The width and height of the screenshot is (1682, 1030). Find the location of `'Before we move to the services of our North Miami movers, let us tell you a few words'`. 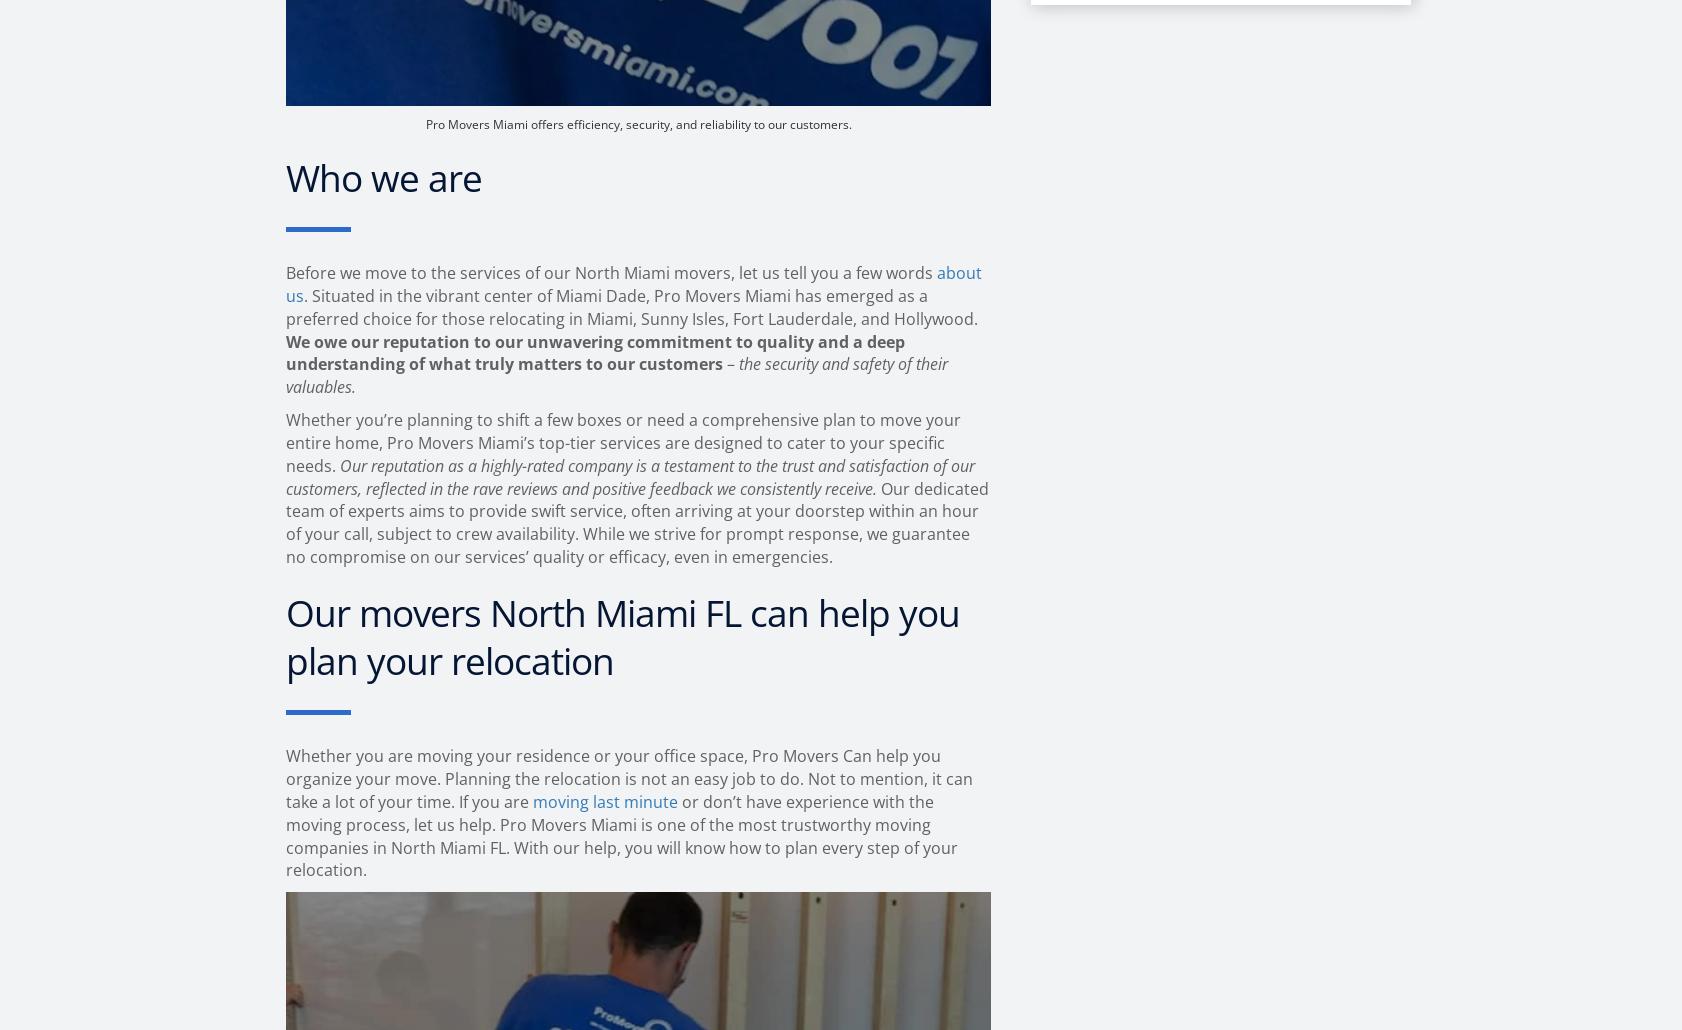

'Before we move to the services of our North Miami movers, let us tell you a few words' is located at coordinates (611, 271).